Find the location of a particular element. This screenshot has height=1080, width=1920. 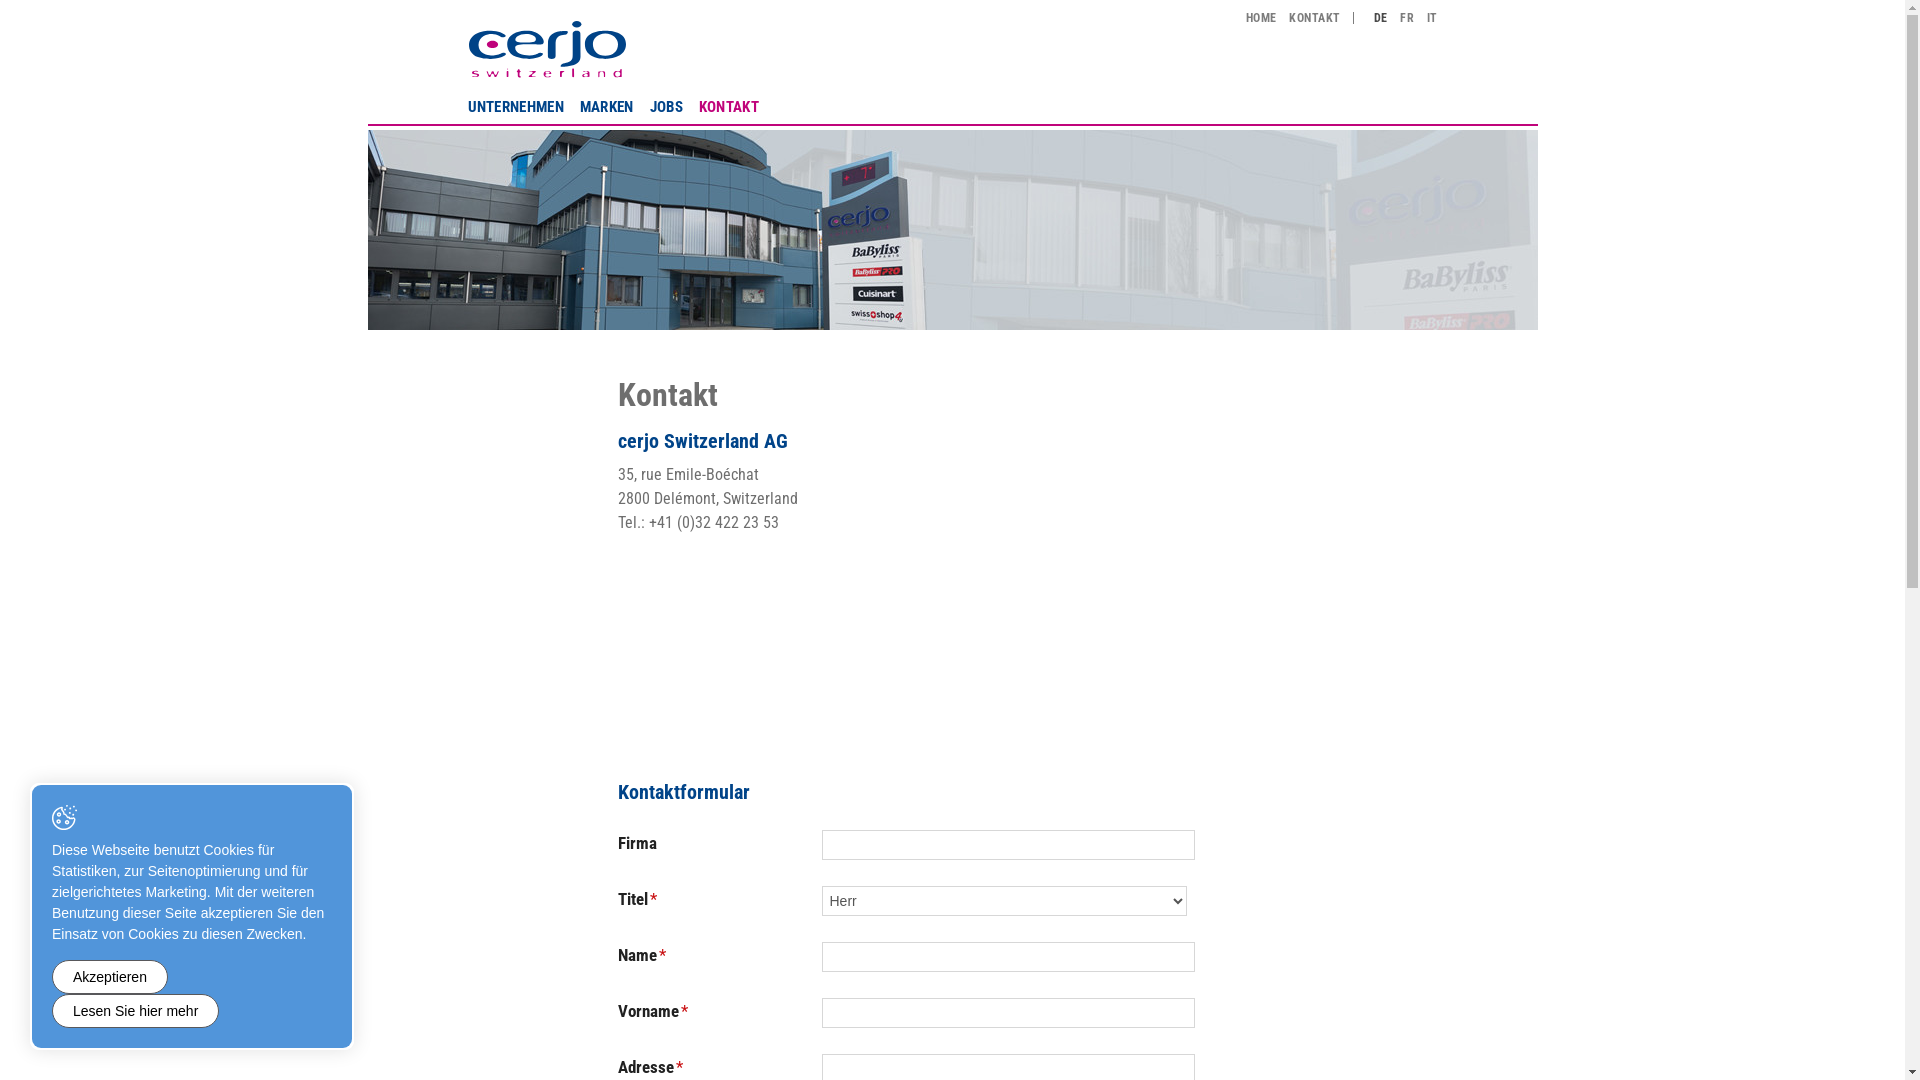

'cerjo Switzerland AG' is located at coordinates (547, 48).